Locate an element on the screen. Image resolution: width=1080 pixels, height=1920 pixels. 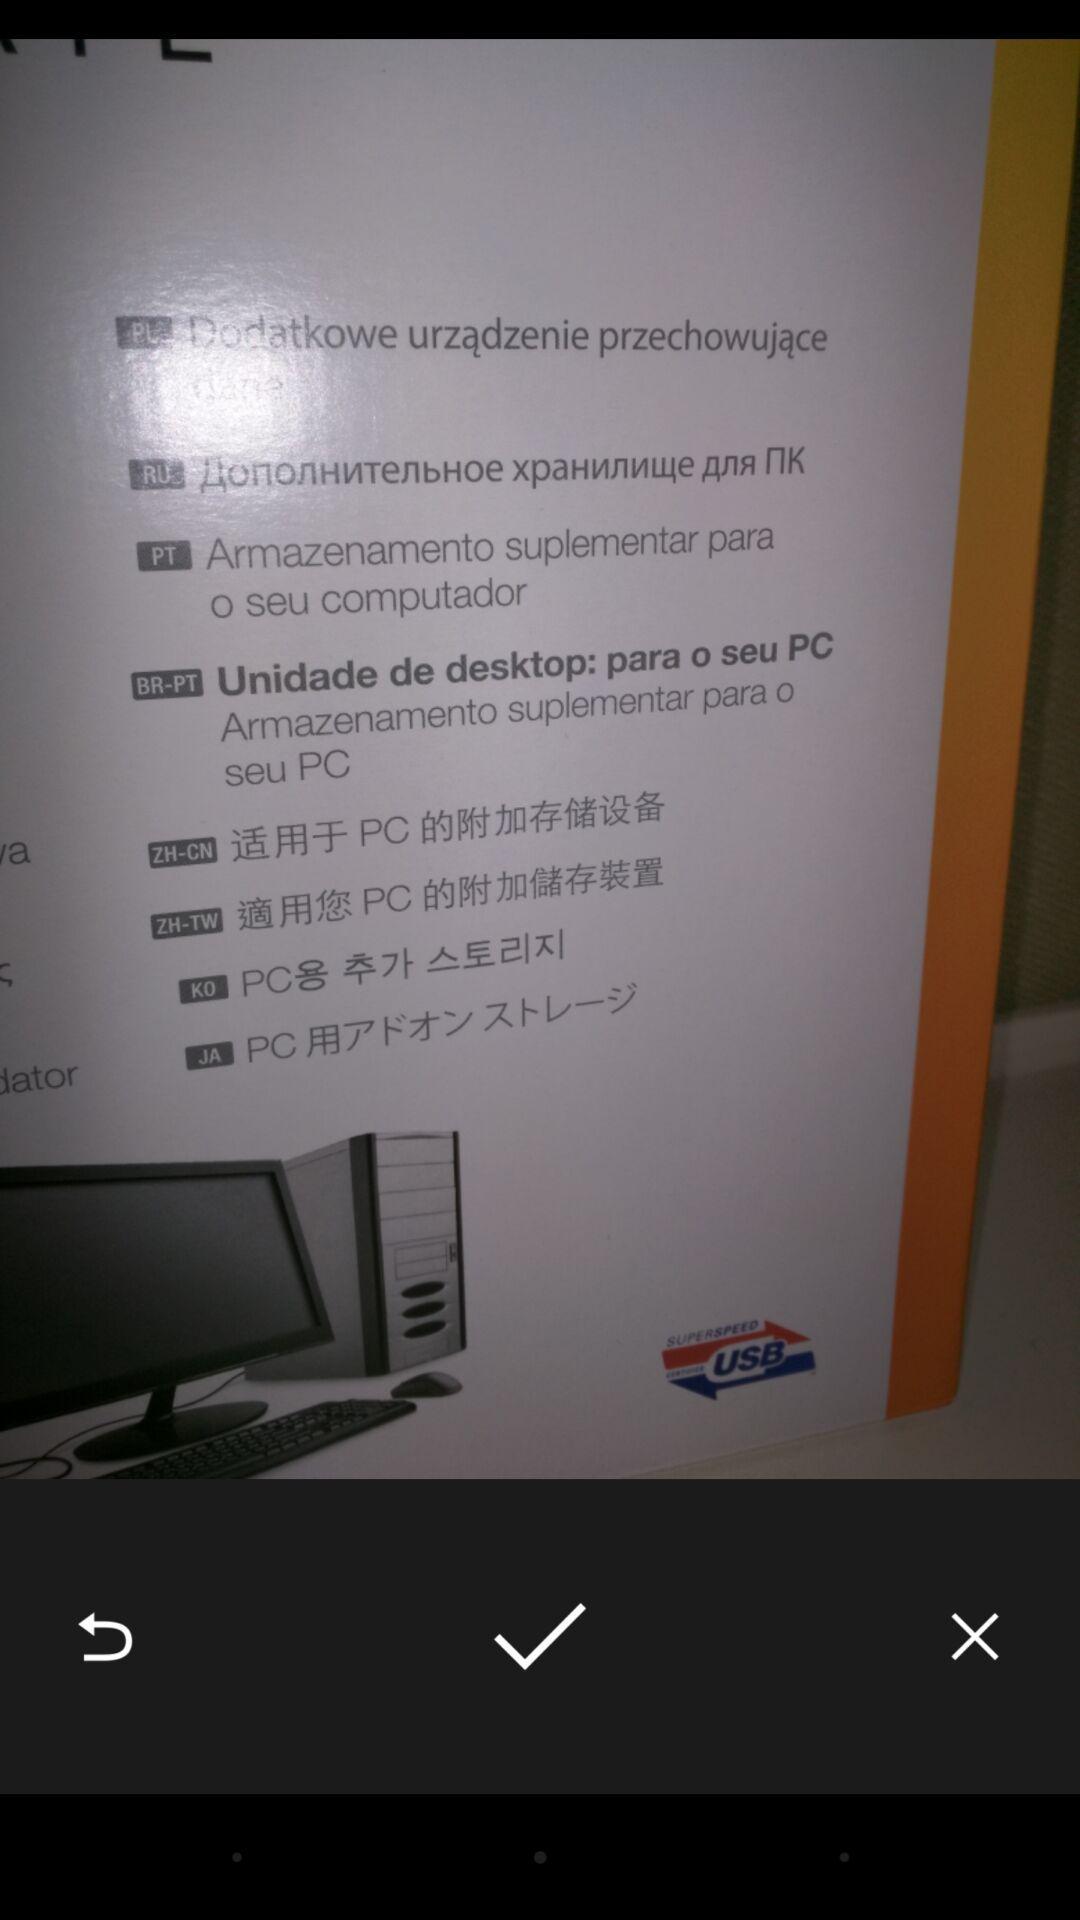
icon at the bottom left corner is located at coordinates (104, 1636).